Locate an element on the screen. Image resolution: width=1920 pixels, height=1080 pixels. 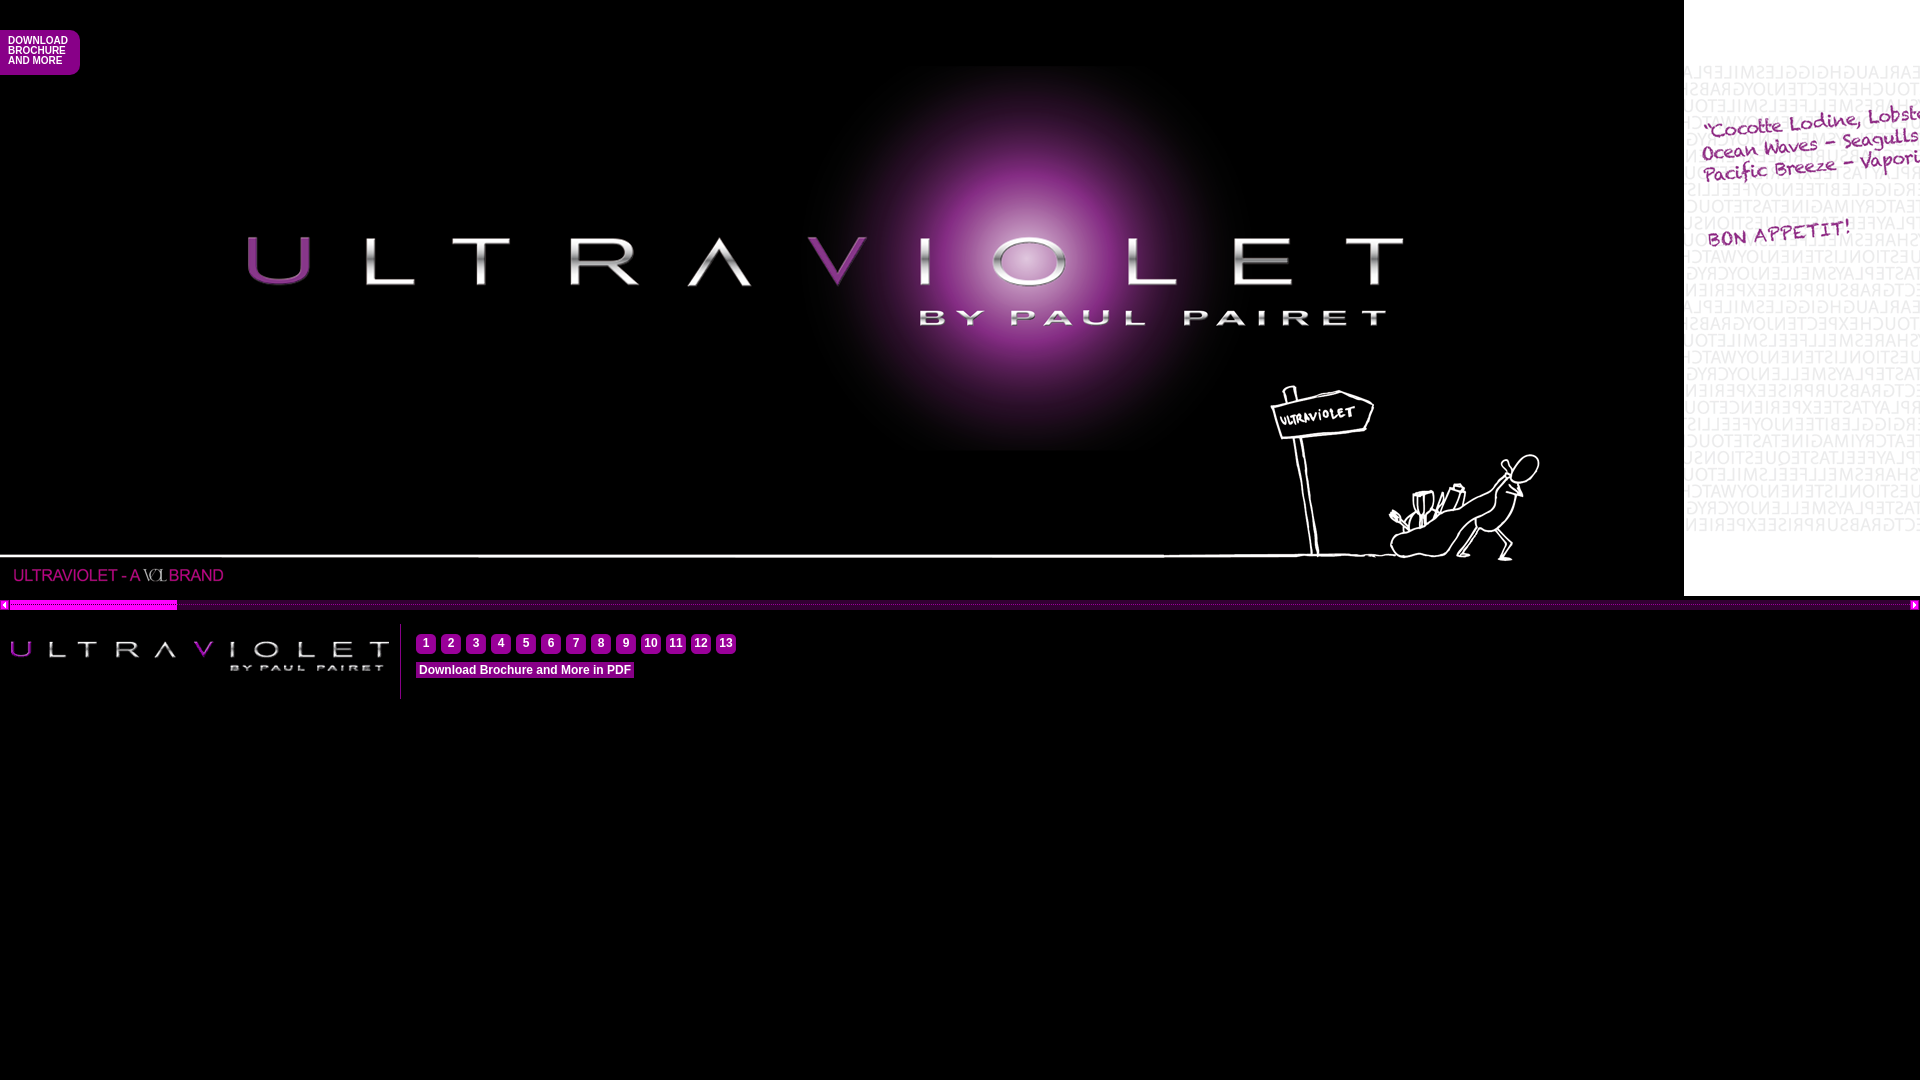
'2' is located at coordinates (450, 644).